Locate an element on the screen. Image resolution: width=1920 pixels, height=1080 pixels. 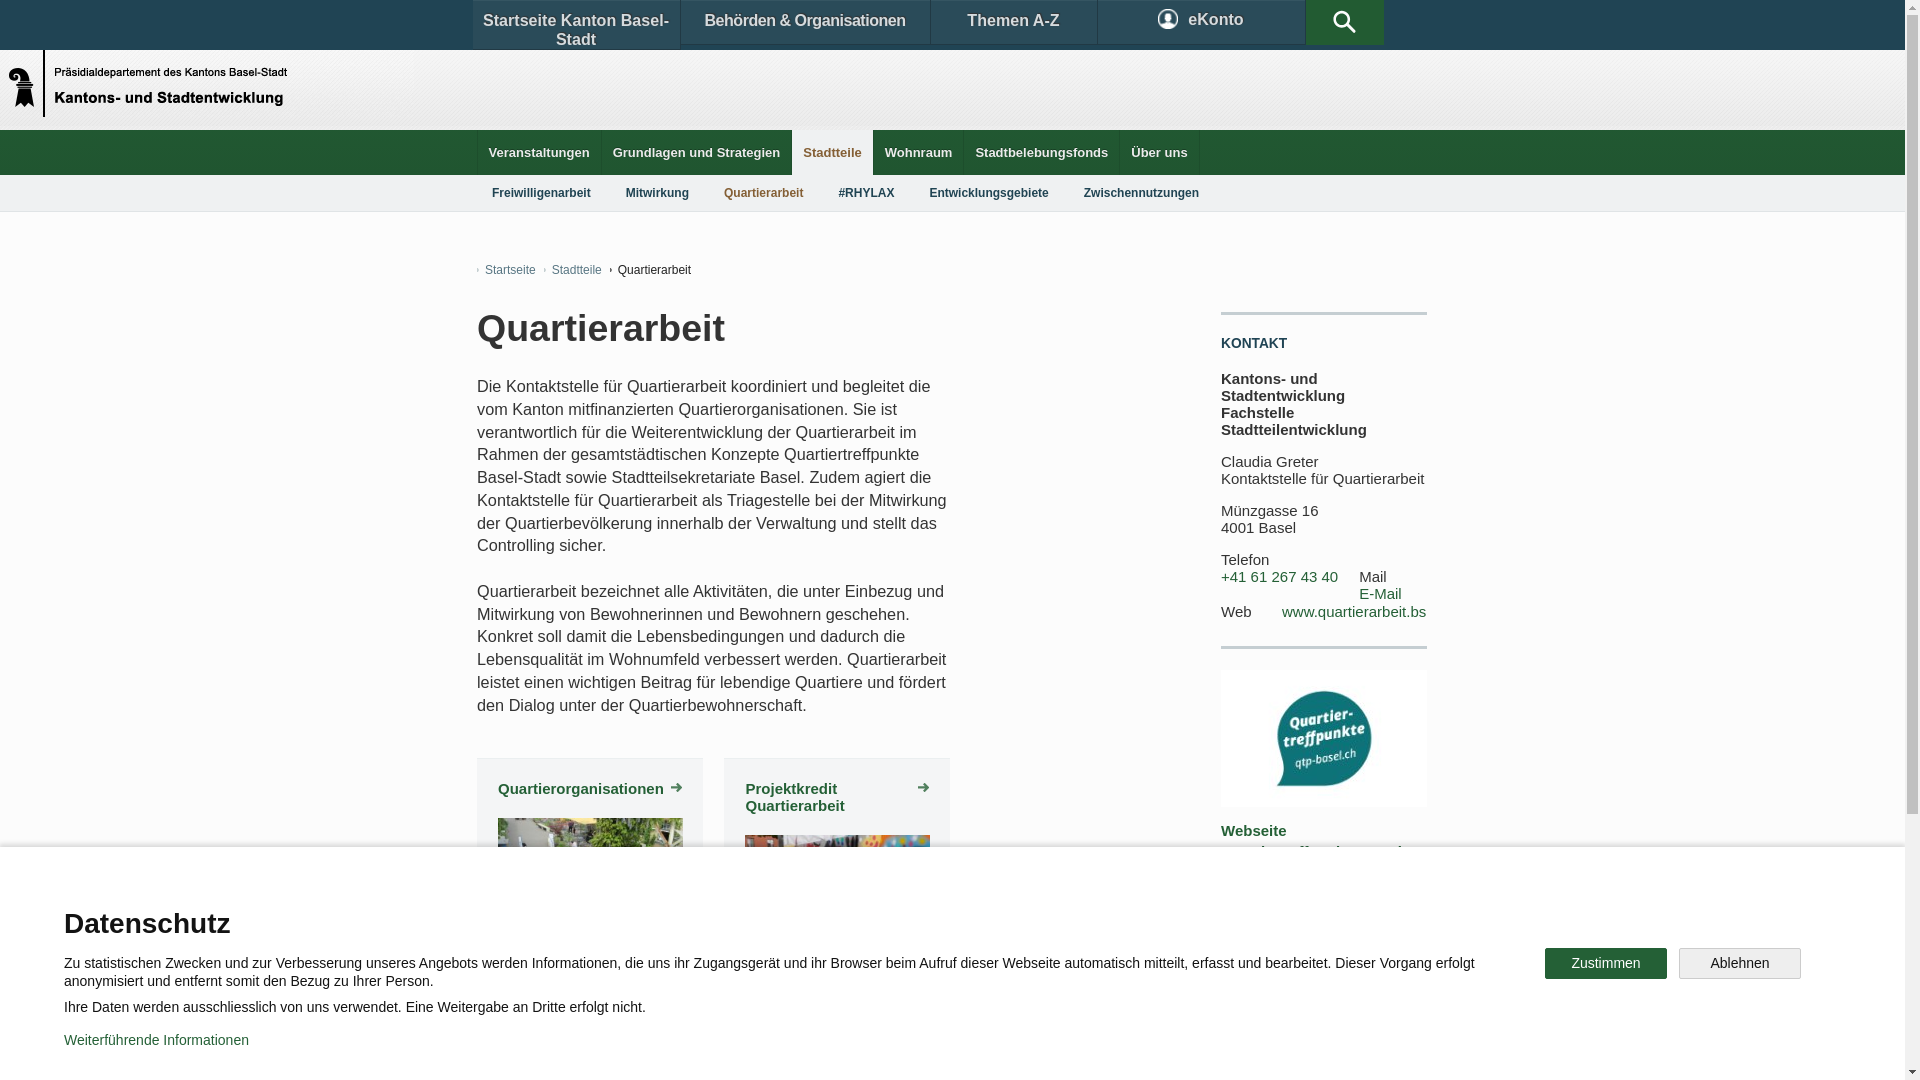
'Stadtbelebungsfonds' is located at coordinates (1040, 151).